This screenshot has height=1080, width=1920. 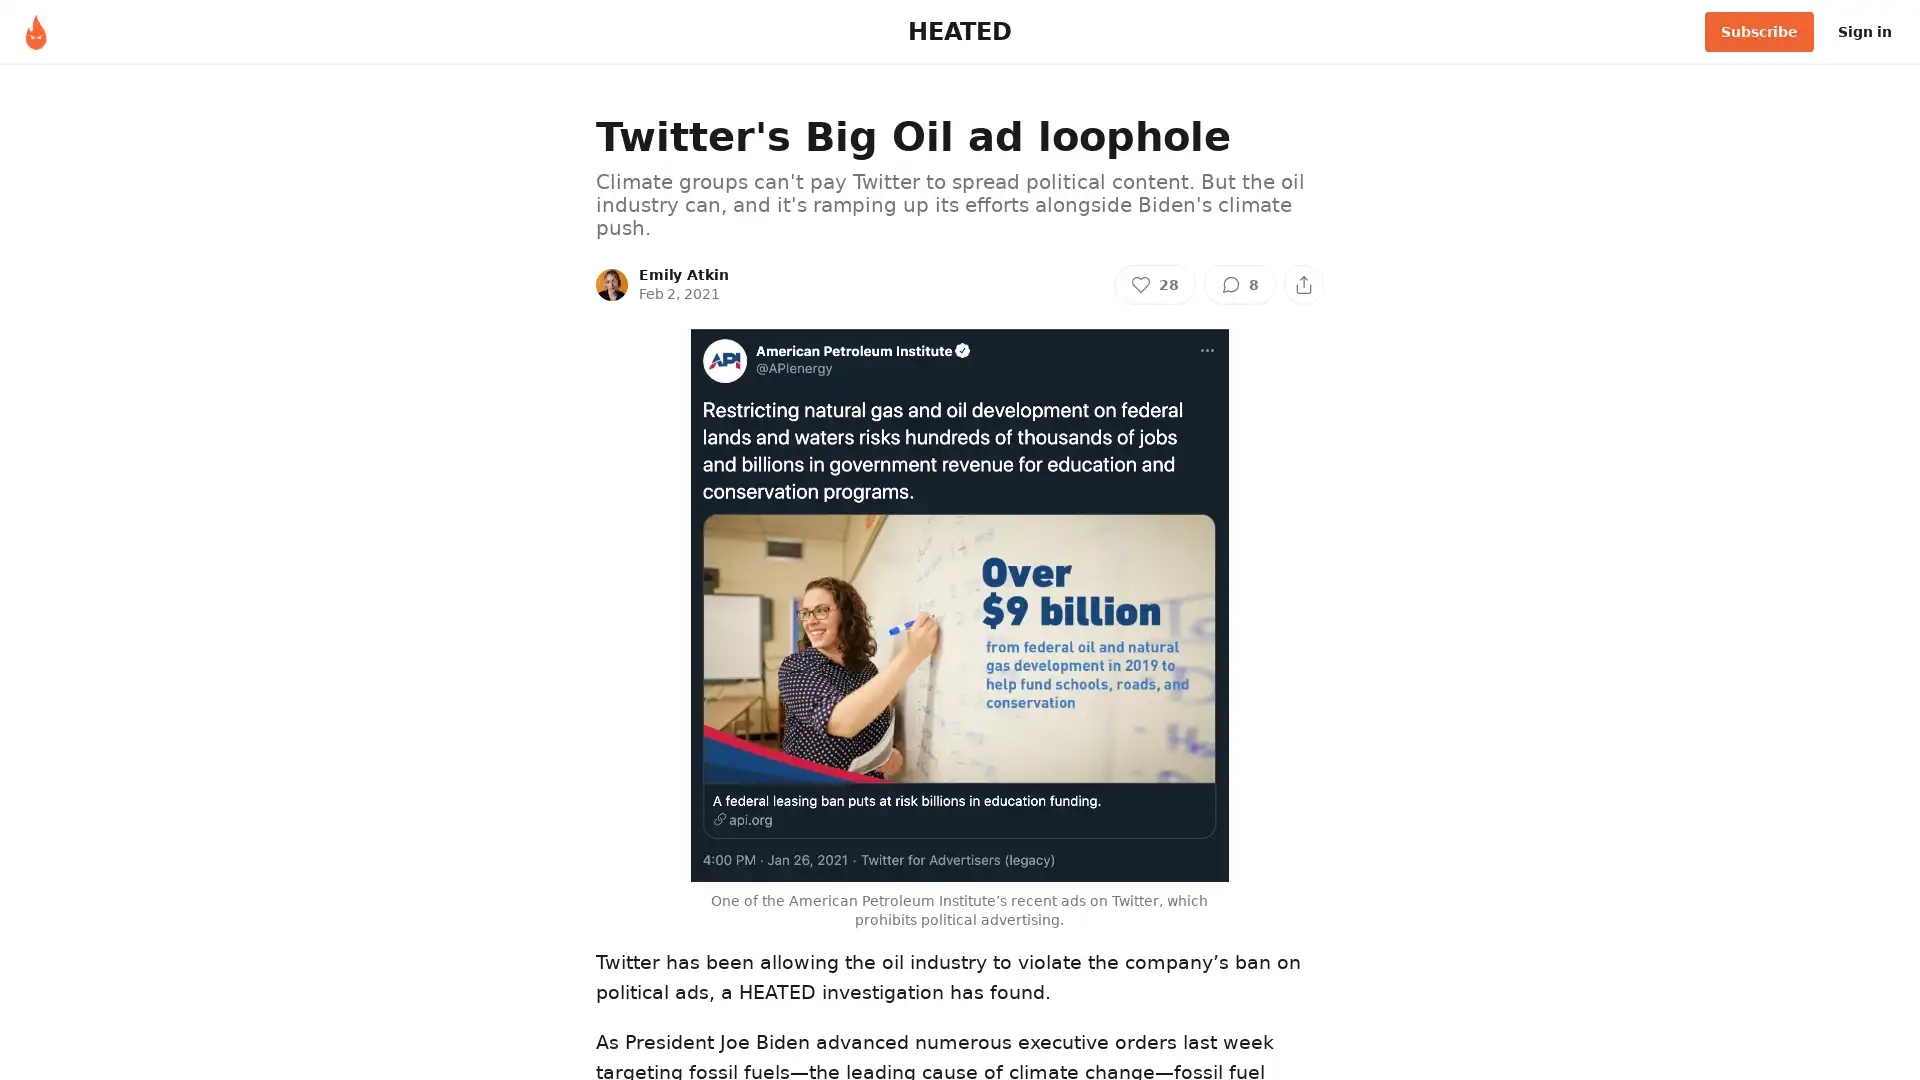 I want to click on Subscribe, so click(x=1758, y=31).